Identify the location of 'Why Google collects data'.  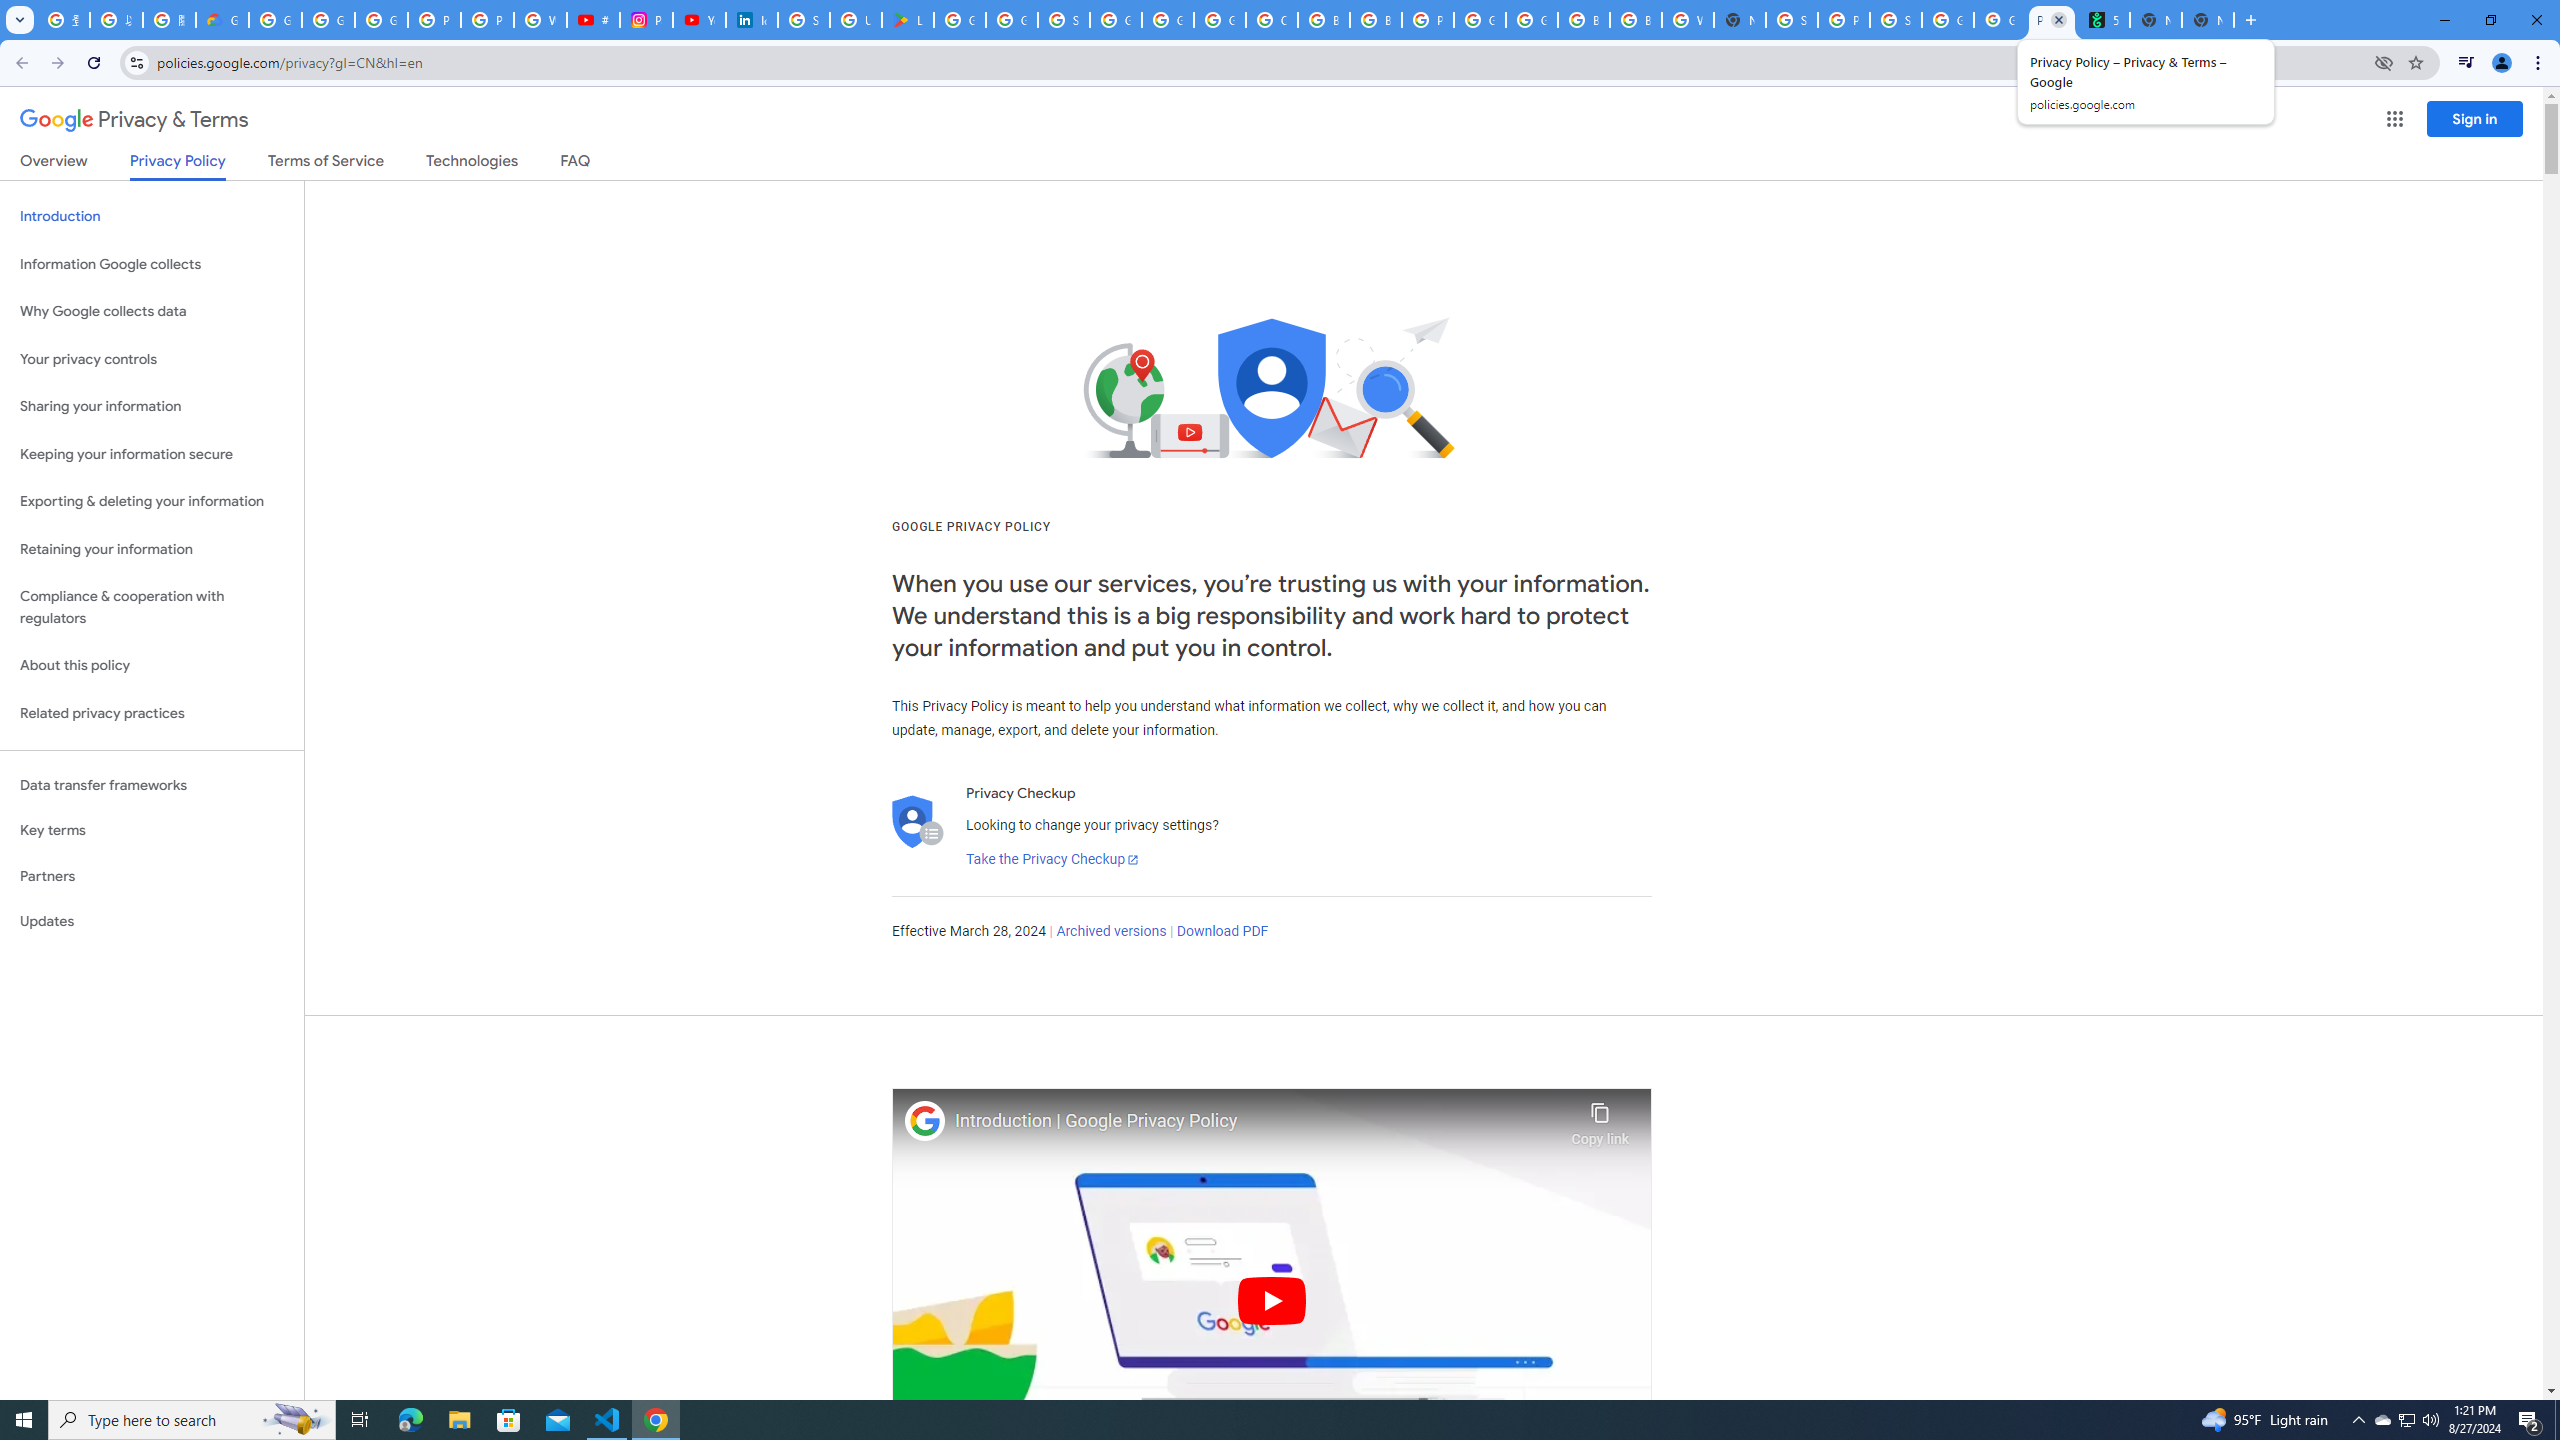
(151, 310).